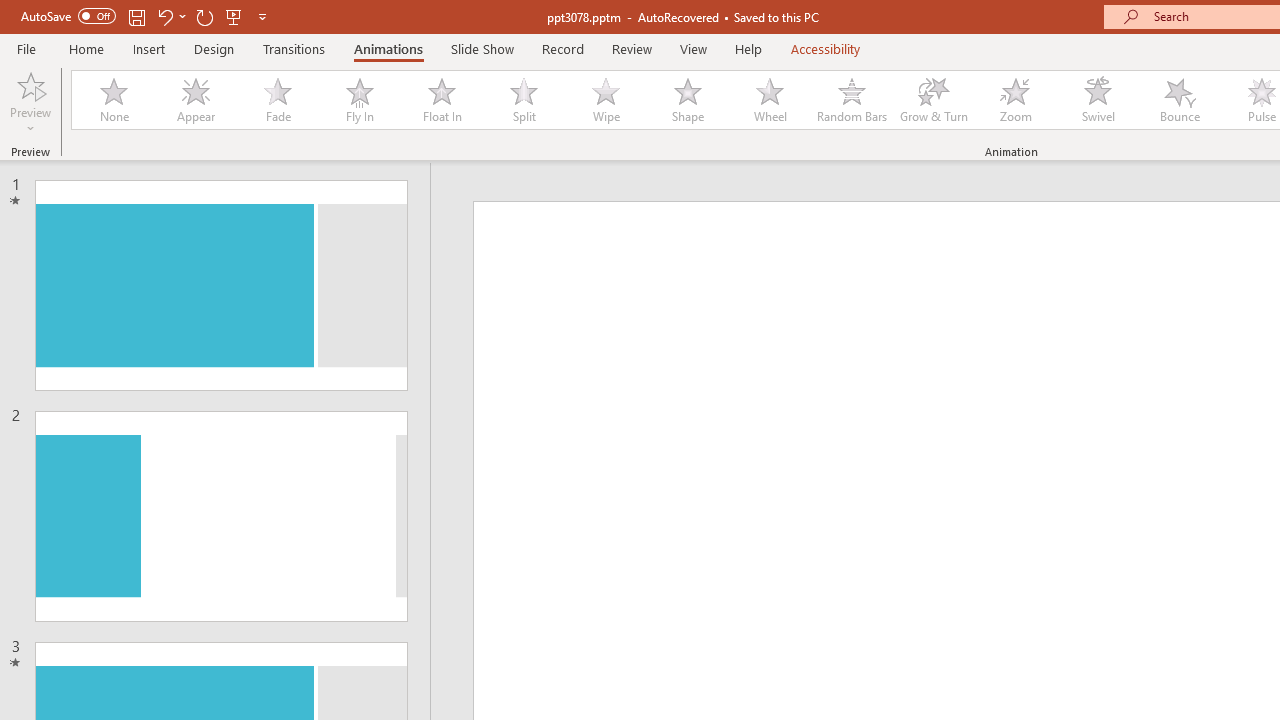 The image size is (1280, 720). Describe the element at coordinates (688, 100) in the screenshot. I see `'Shape'` at that location.